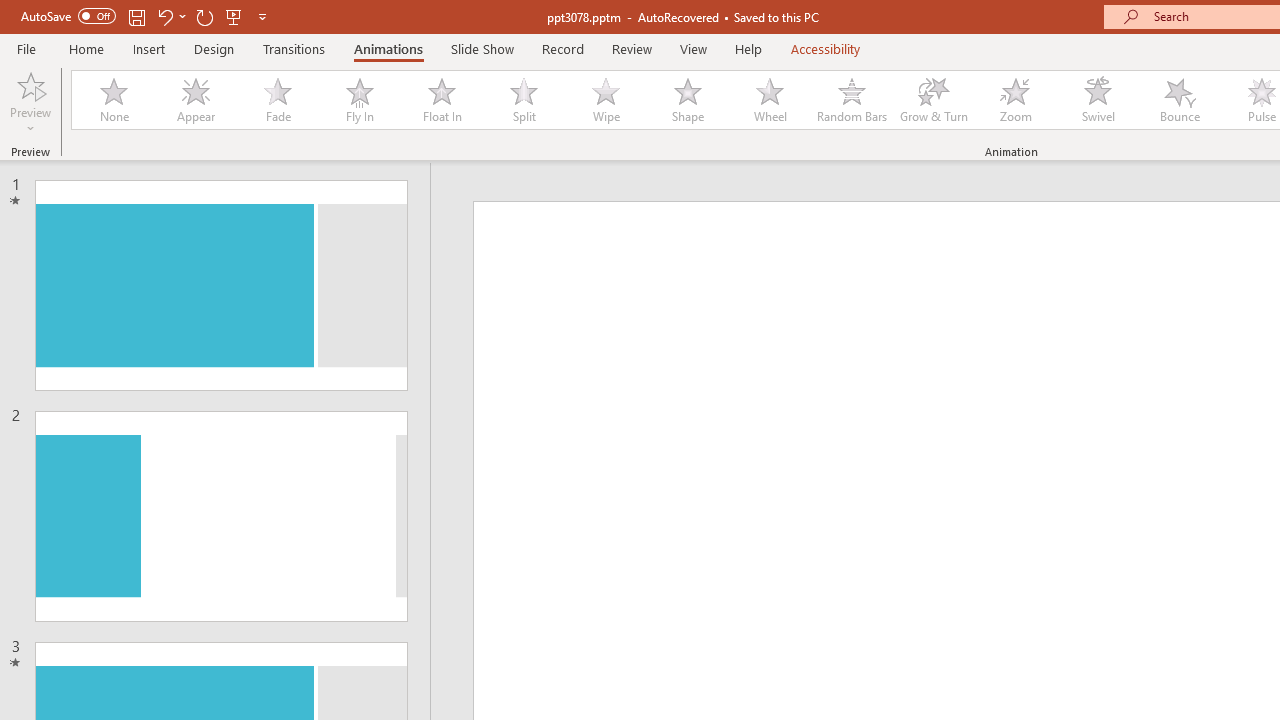 The image size is (1280, 720). Describe the element at coordinates (688, 100) in the screenshot. I see `'Shape'` at that location.